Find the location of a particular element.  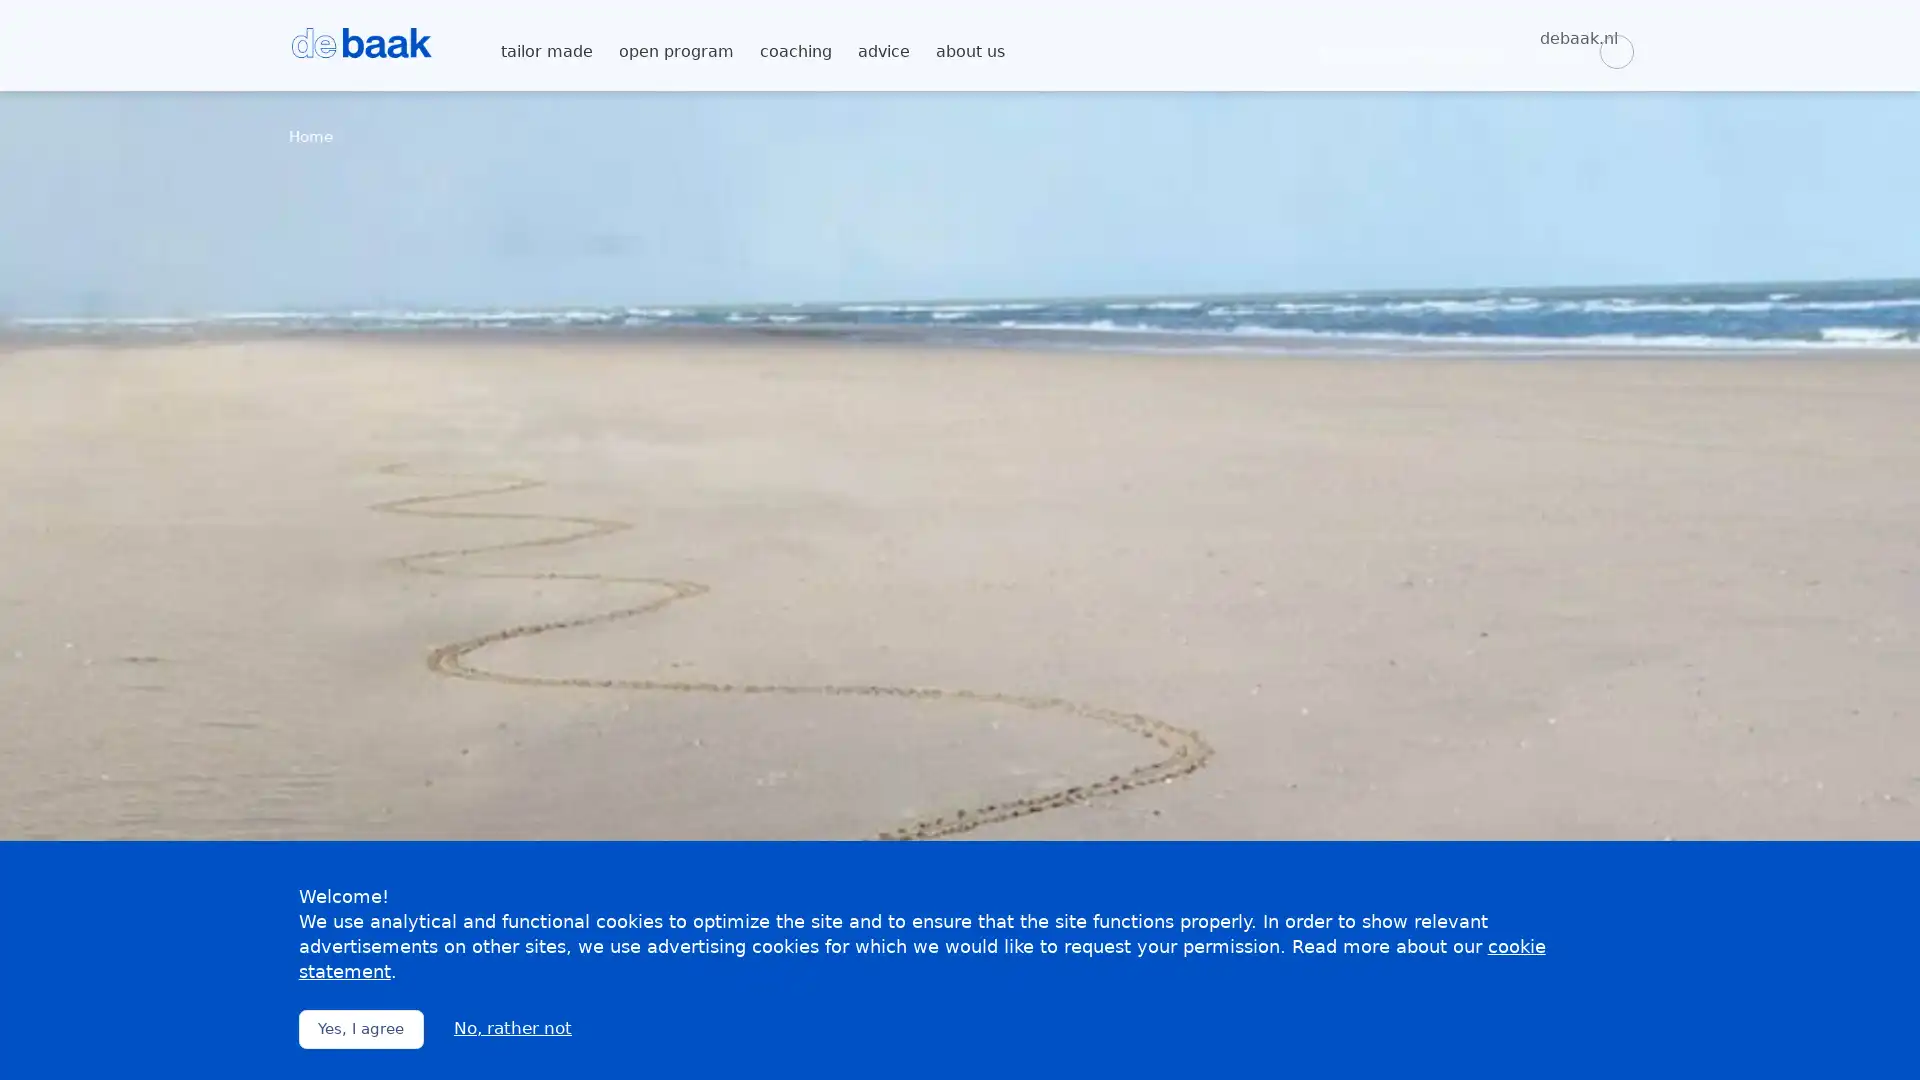

Zoeken is located at coordinates (1624, 104).